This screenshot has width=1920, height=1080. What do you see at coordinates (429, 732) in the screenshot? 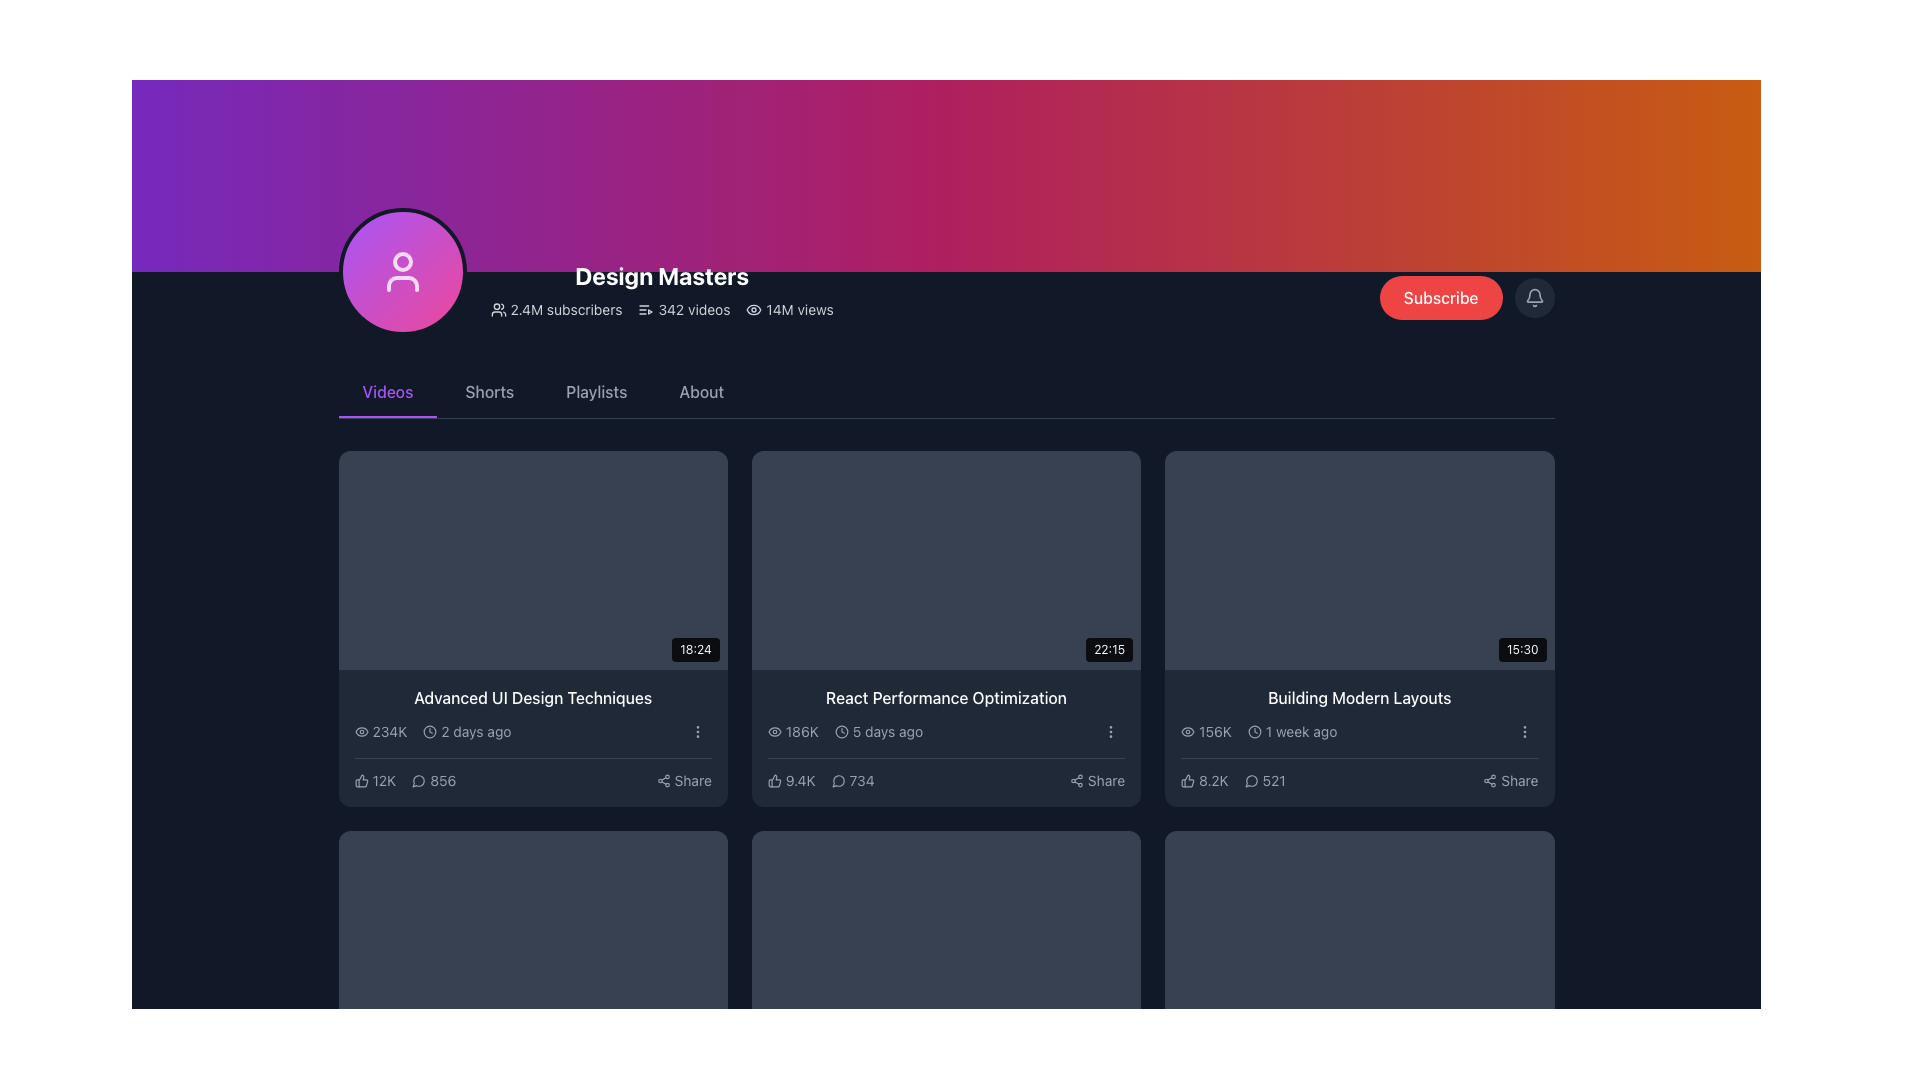
I see `properties of the circular graphical element within the SVG icon located near the '2 days ago' text of the 'Advanced UI Design Techniques' video information card` at bounding box center [429, 732].